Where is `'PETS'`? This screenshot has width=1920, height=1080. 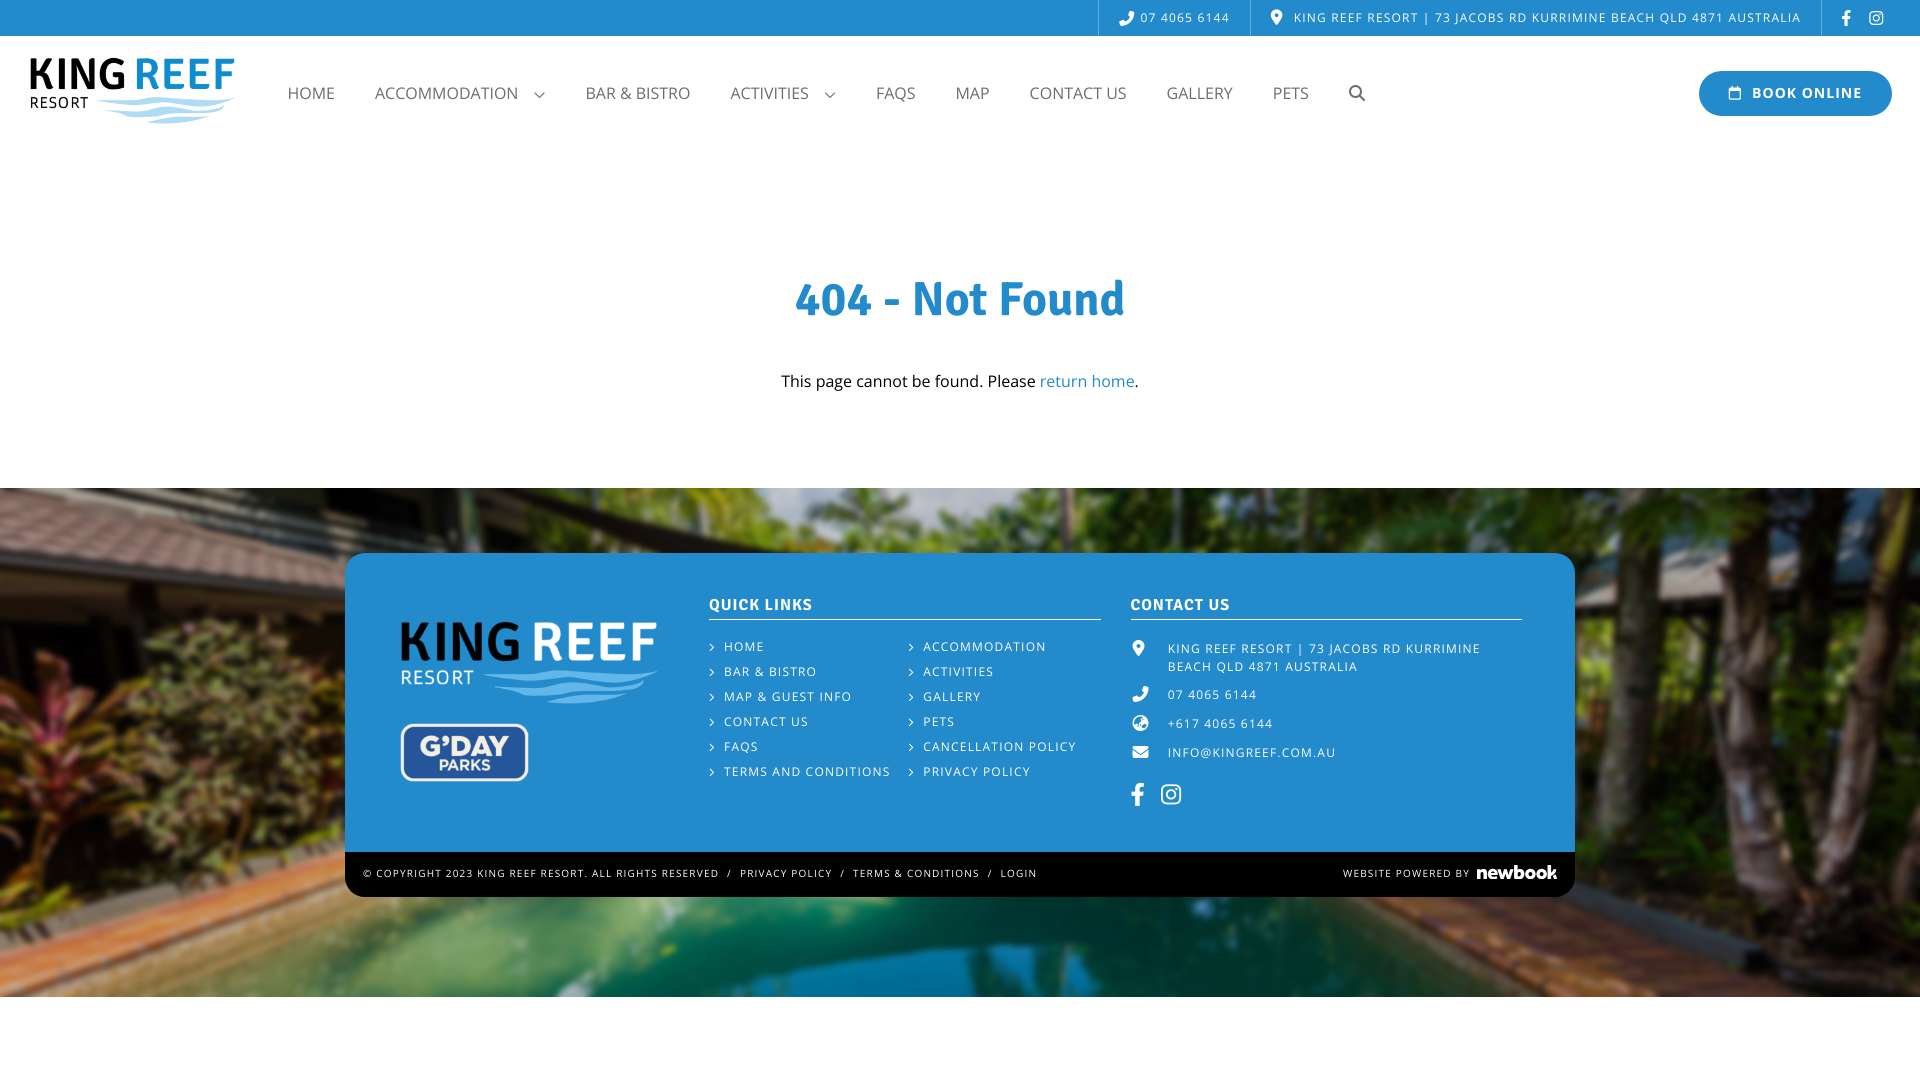
'PETS' is located at coordinates (930, 721).